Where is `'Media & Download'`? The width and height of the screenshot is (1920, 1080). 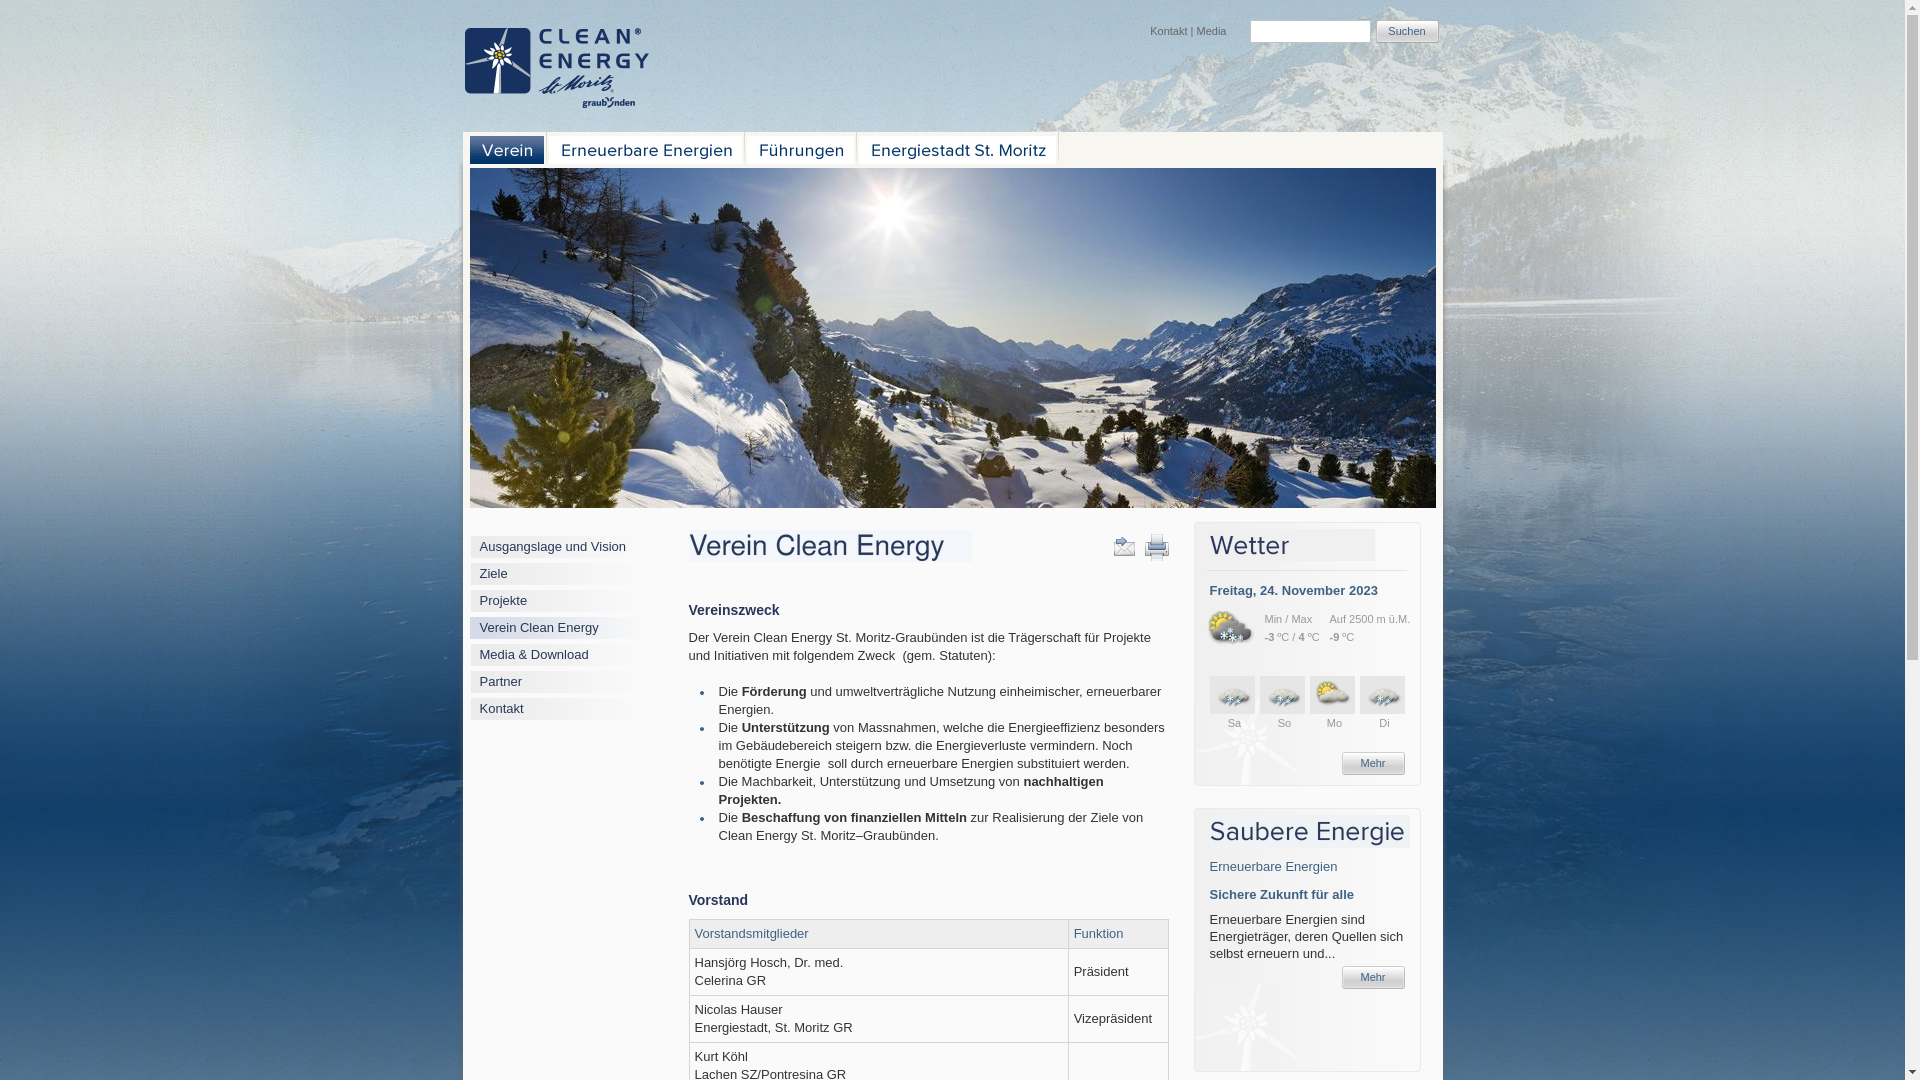 'Media & Download' is located at coordinates (534, 654).